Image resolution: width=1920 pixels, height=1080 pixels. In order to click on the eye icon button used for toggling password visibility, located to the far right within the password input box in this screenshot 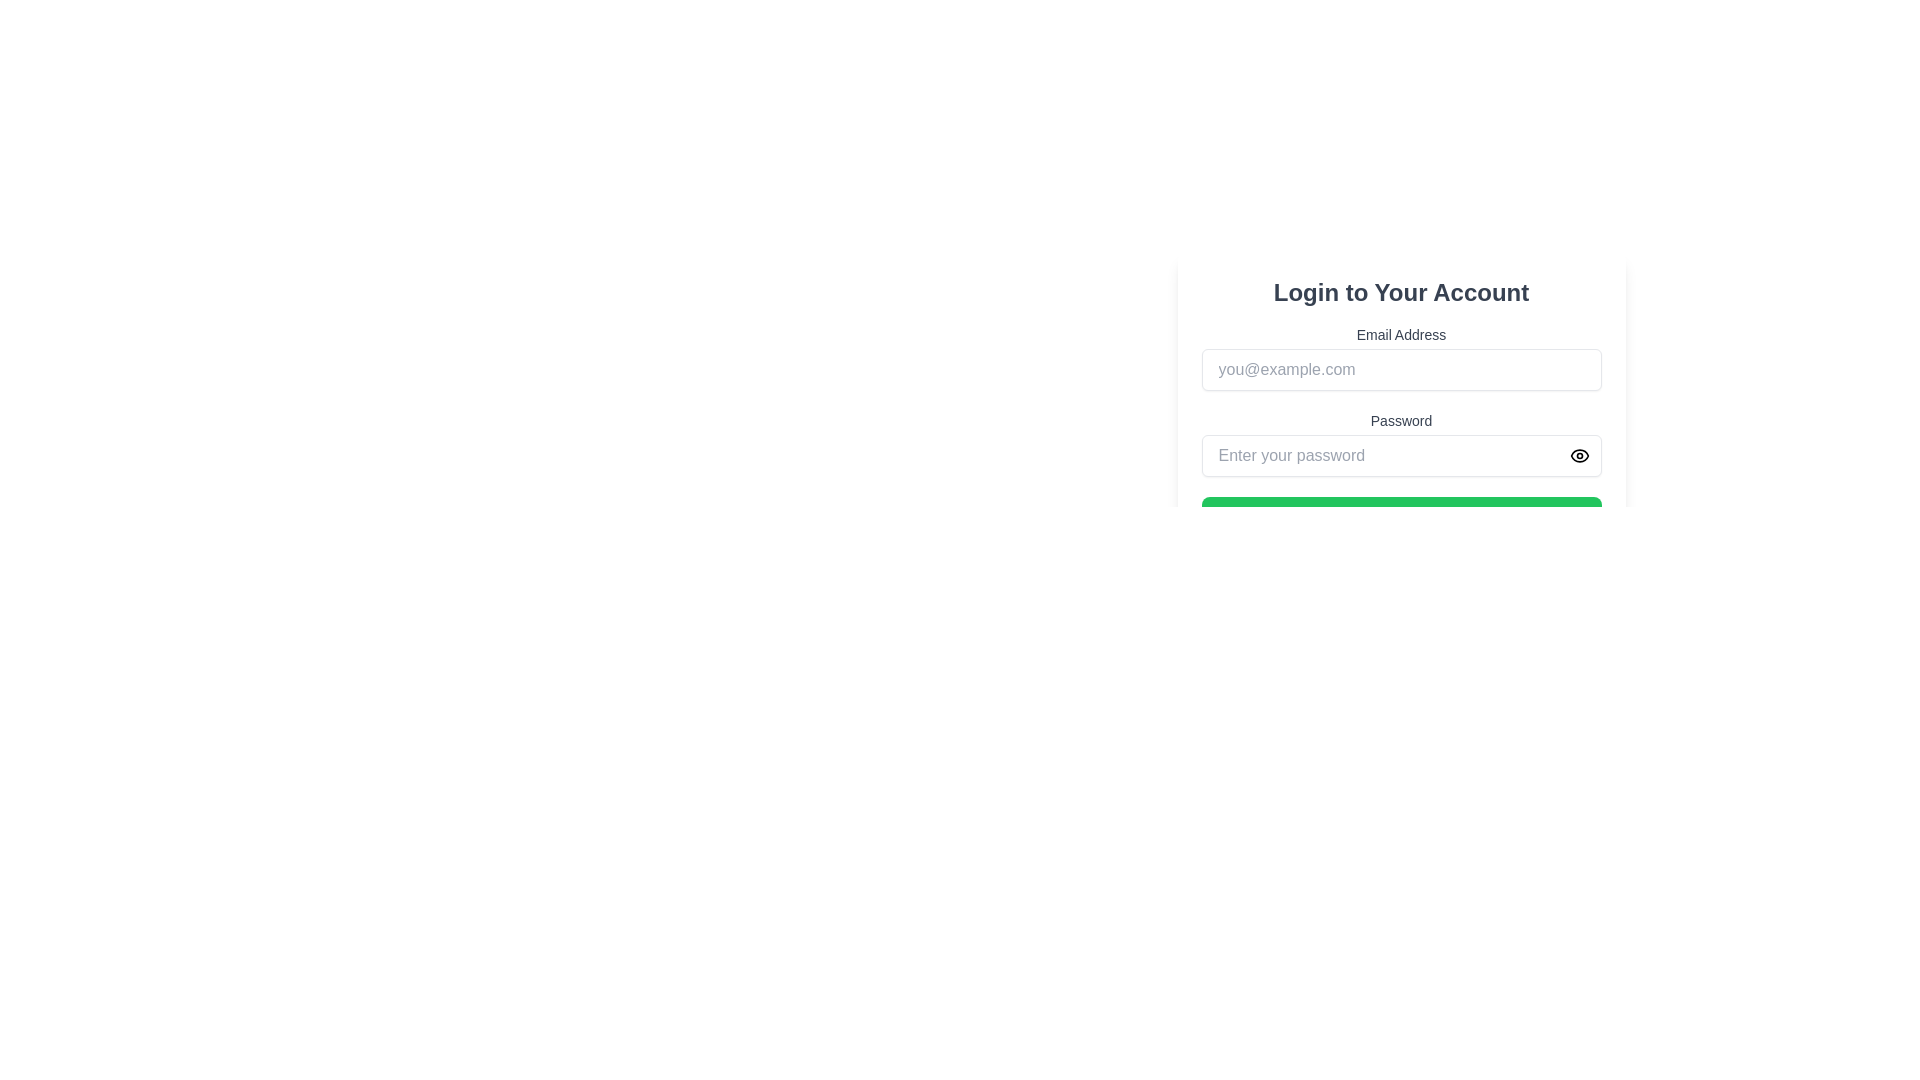, I will do `click(1578, 455)`.